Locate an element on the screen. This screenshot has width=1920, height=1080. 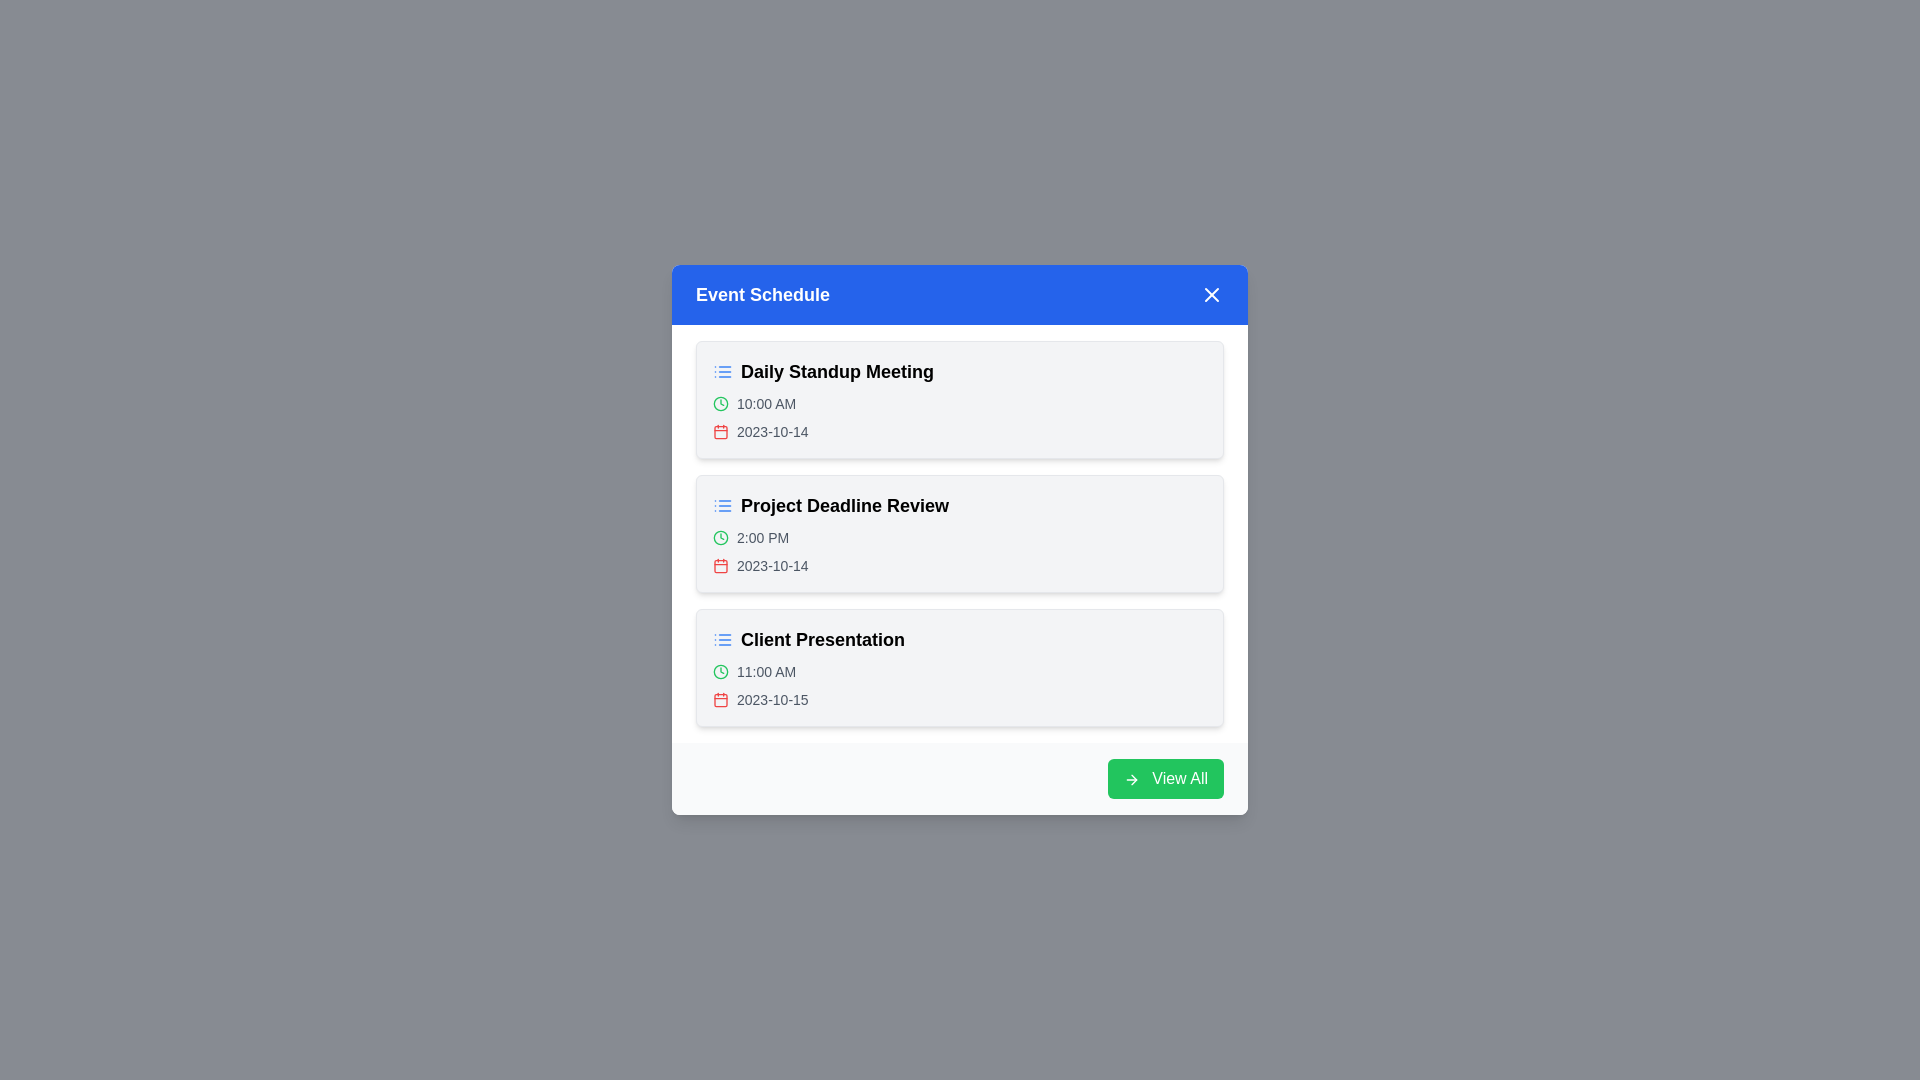
the decorative clock outline SVG circle that represents the time context for the 'Daily Standup Meeting' event in the 'Event Schedule' interface is located at coordinates (720, 671).